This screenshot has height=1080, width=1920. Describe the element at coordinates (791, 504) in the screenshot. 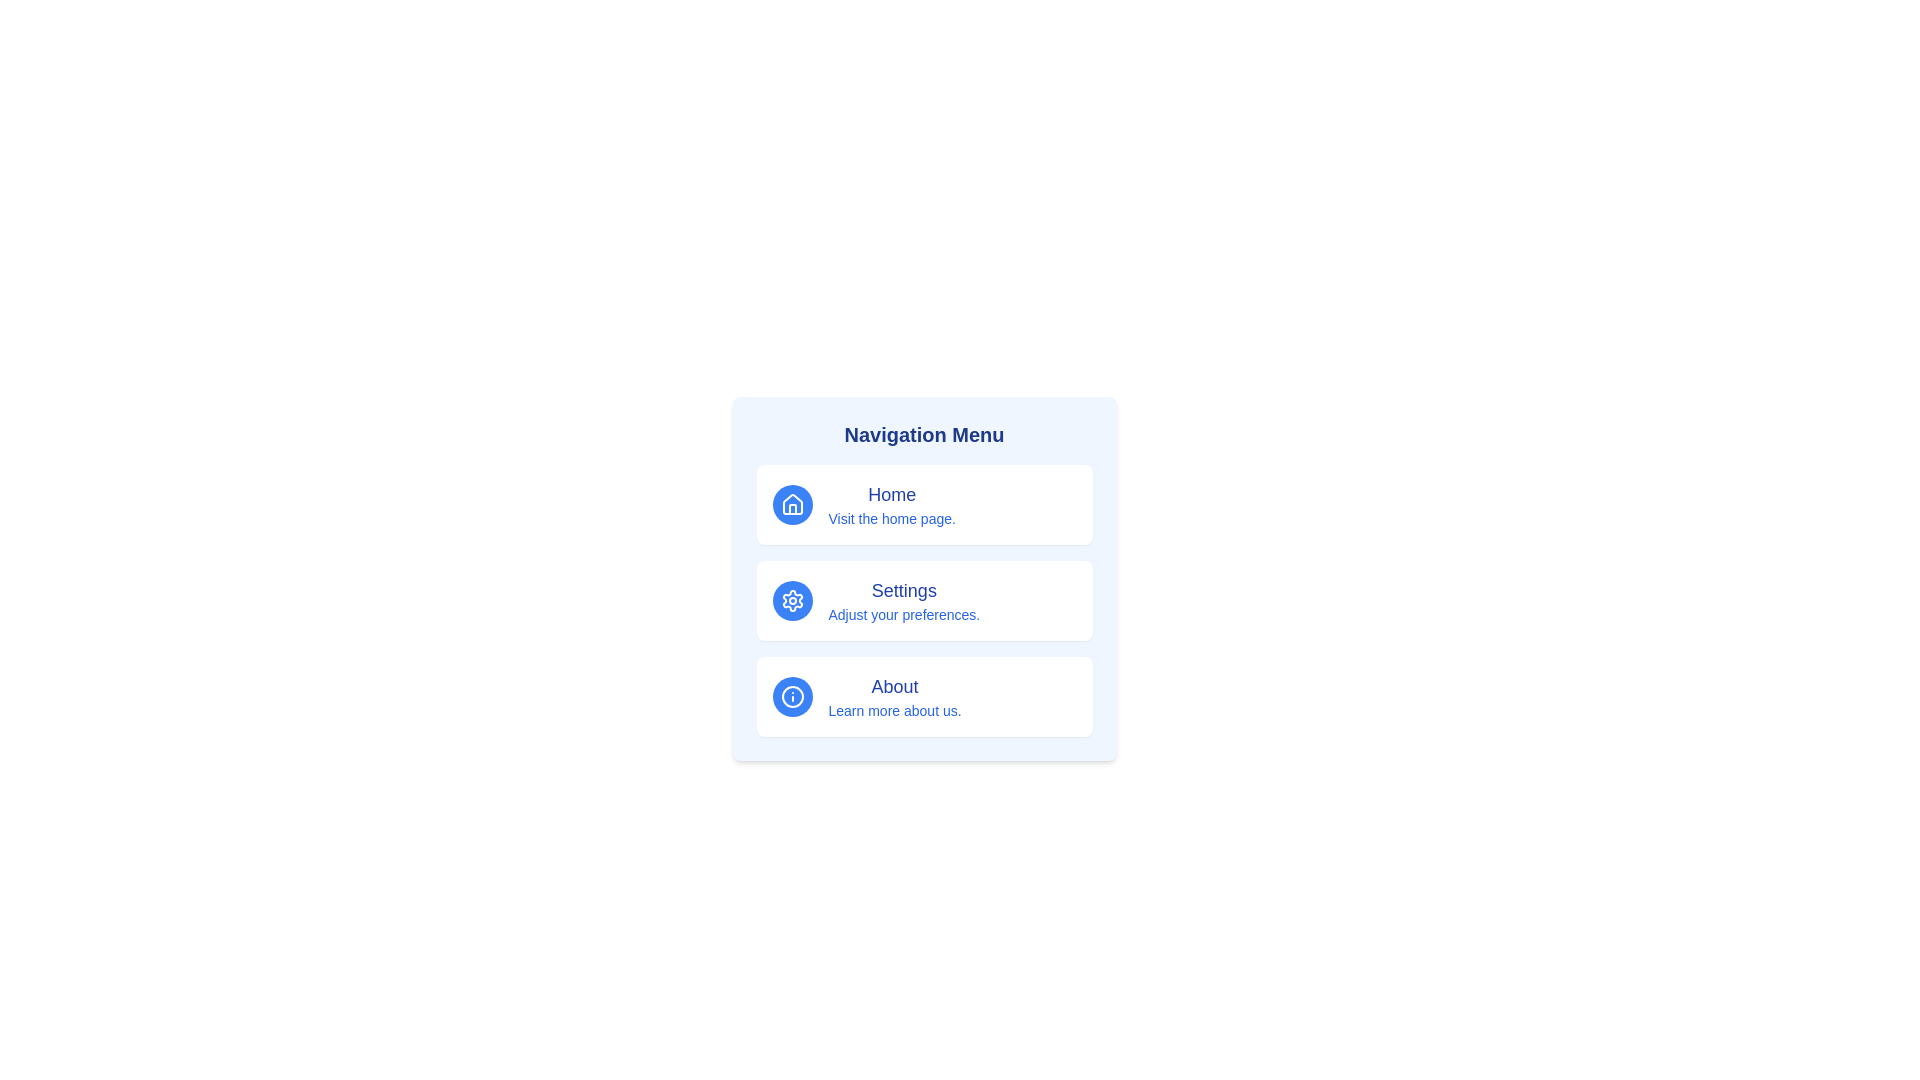

I see `the house icon with a blue circular background located at the top-left corner of the 'Home' section in the navigation menu` at that location.